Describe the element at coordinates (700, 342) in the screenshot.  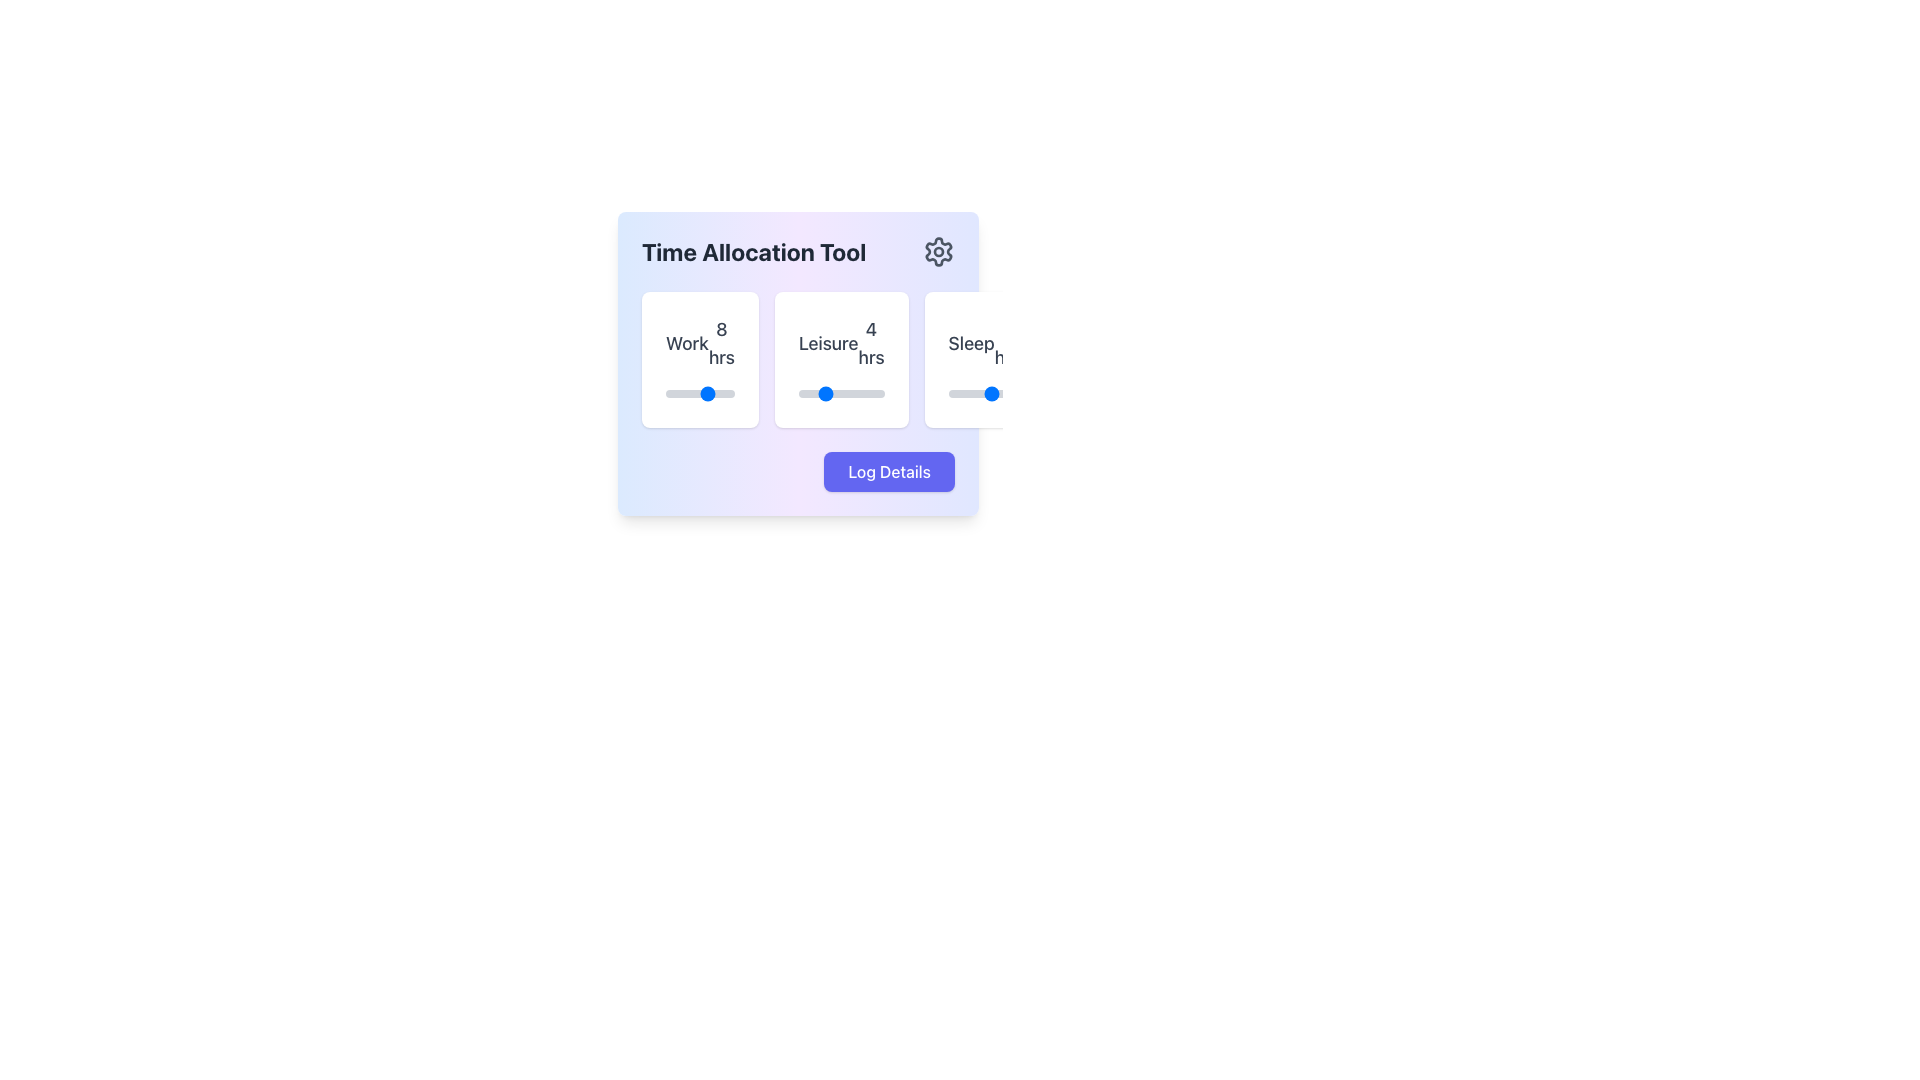
I see `the Text Label that displays the task category 'Work' and its associated time allocation '8 hrs', located within the 'Time Allocation Tool' card, above the slider component` at that location.